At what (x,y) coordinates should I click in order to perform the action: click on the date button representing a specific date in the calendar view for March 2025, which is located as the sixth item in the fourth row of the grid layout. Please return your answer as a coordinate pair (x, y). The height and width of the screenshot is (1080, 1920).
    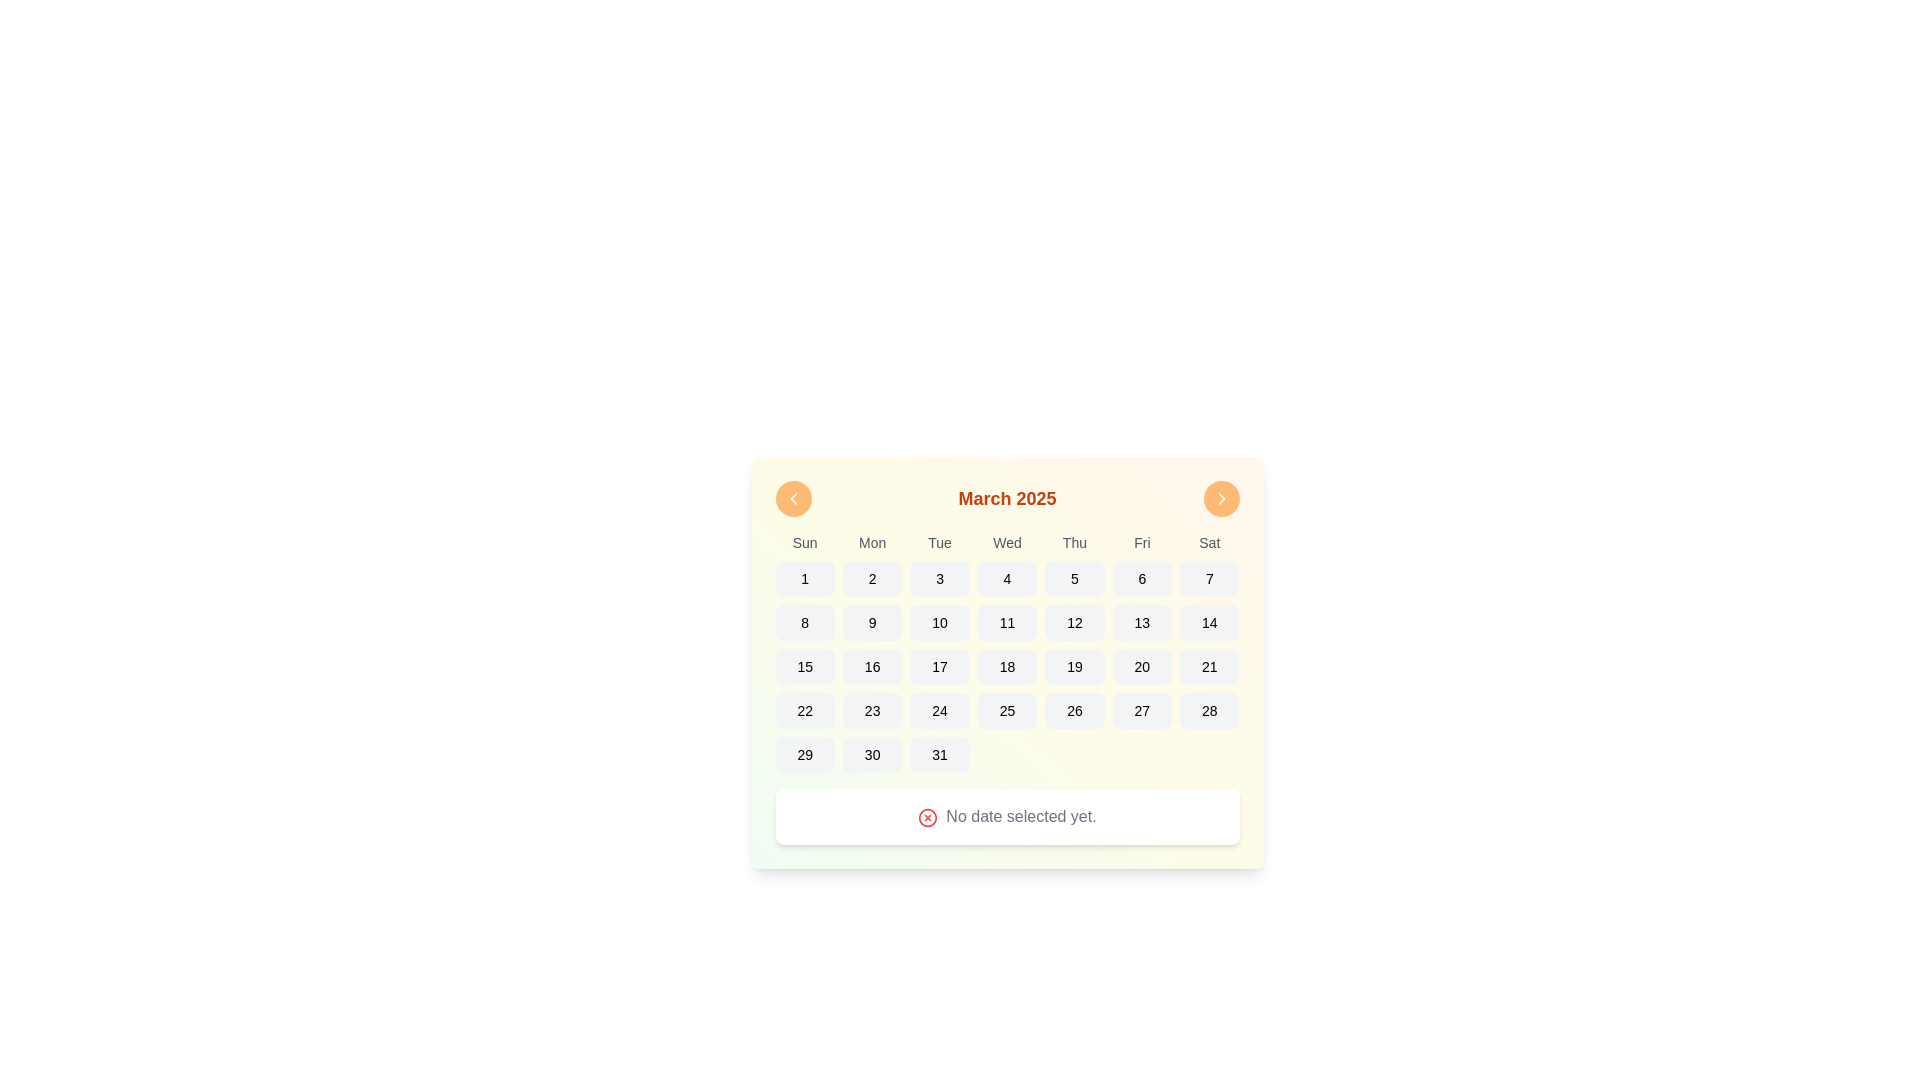
    Looking at the image, I should click on (1142, 667).